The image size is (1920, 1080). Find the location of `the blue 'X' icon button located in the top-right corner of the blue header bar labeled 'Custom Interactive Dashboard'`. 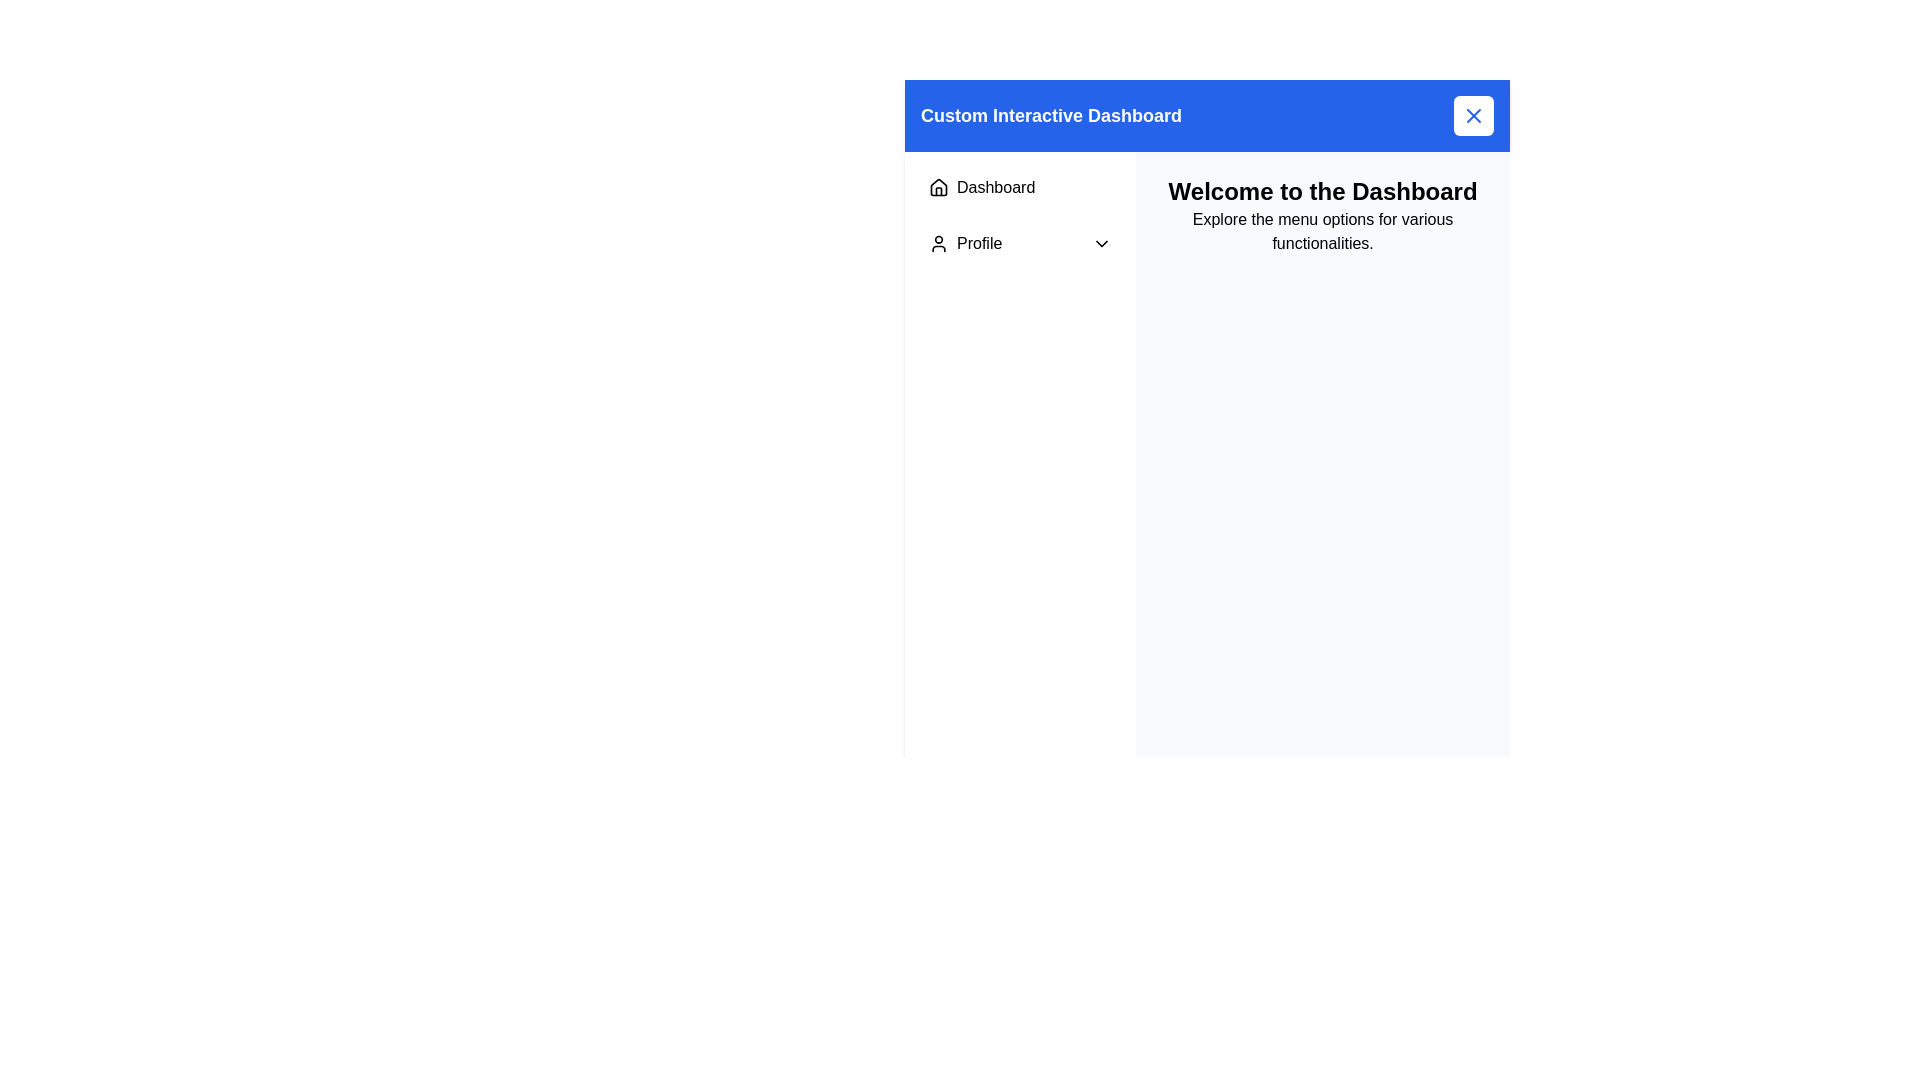

the blue 'X' icon button located in the top-right corner of the blue header bar labeled 'Custom Interactive Dashboard' is located at coordinates (1473, 115).